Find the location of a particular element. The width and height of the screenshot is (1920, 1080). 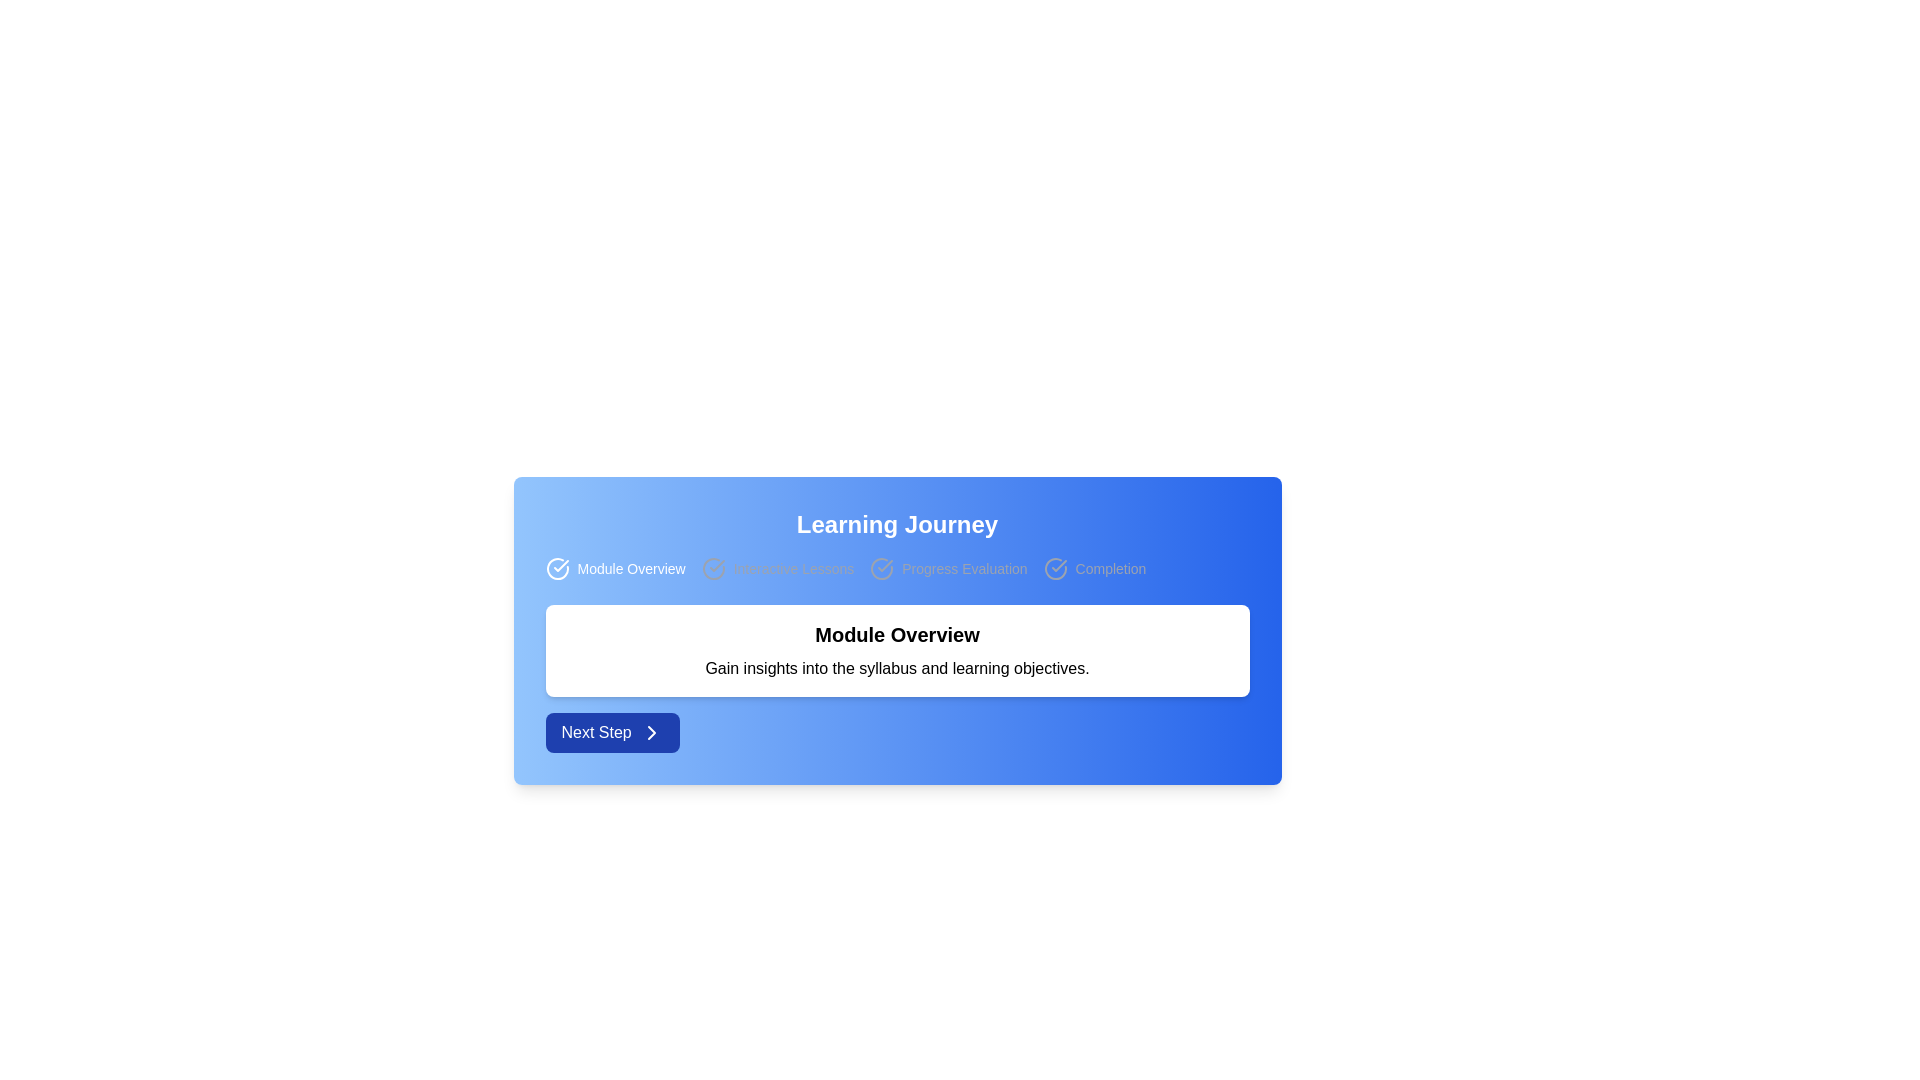

the 'Progress Evaluation' icon in the step-by-step progress tracker, which is the third element in the series representing the learning journey is located at coordinates (881, 569).